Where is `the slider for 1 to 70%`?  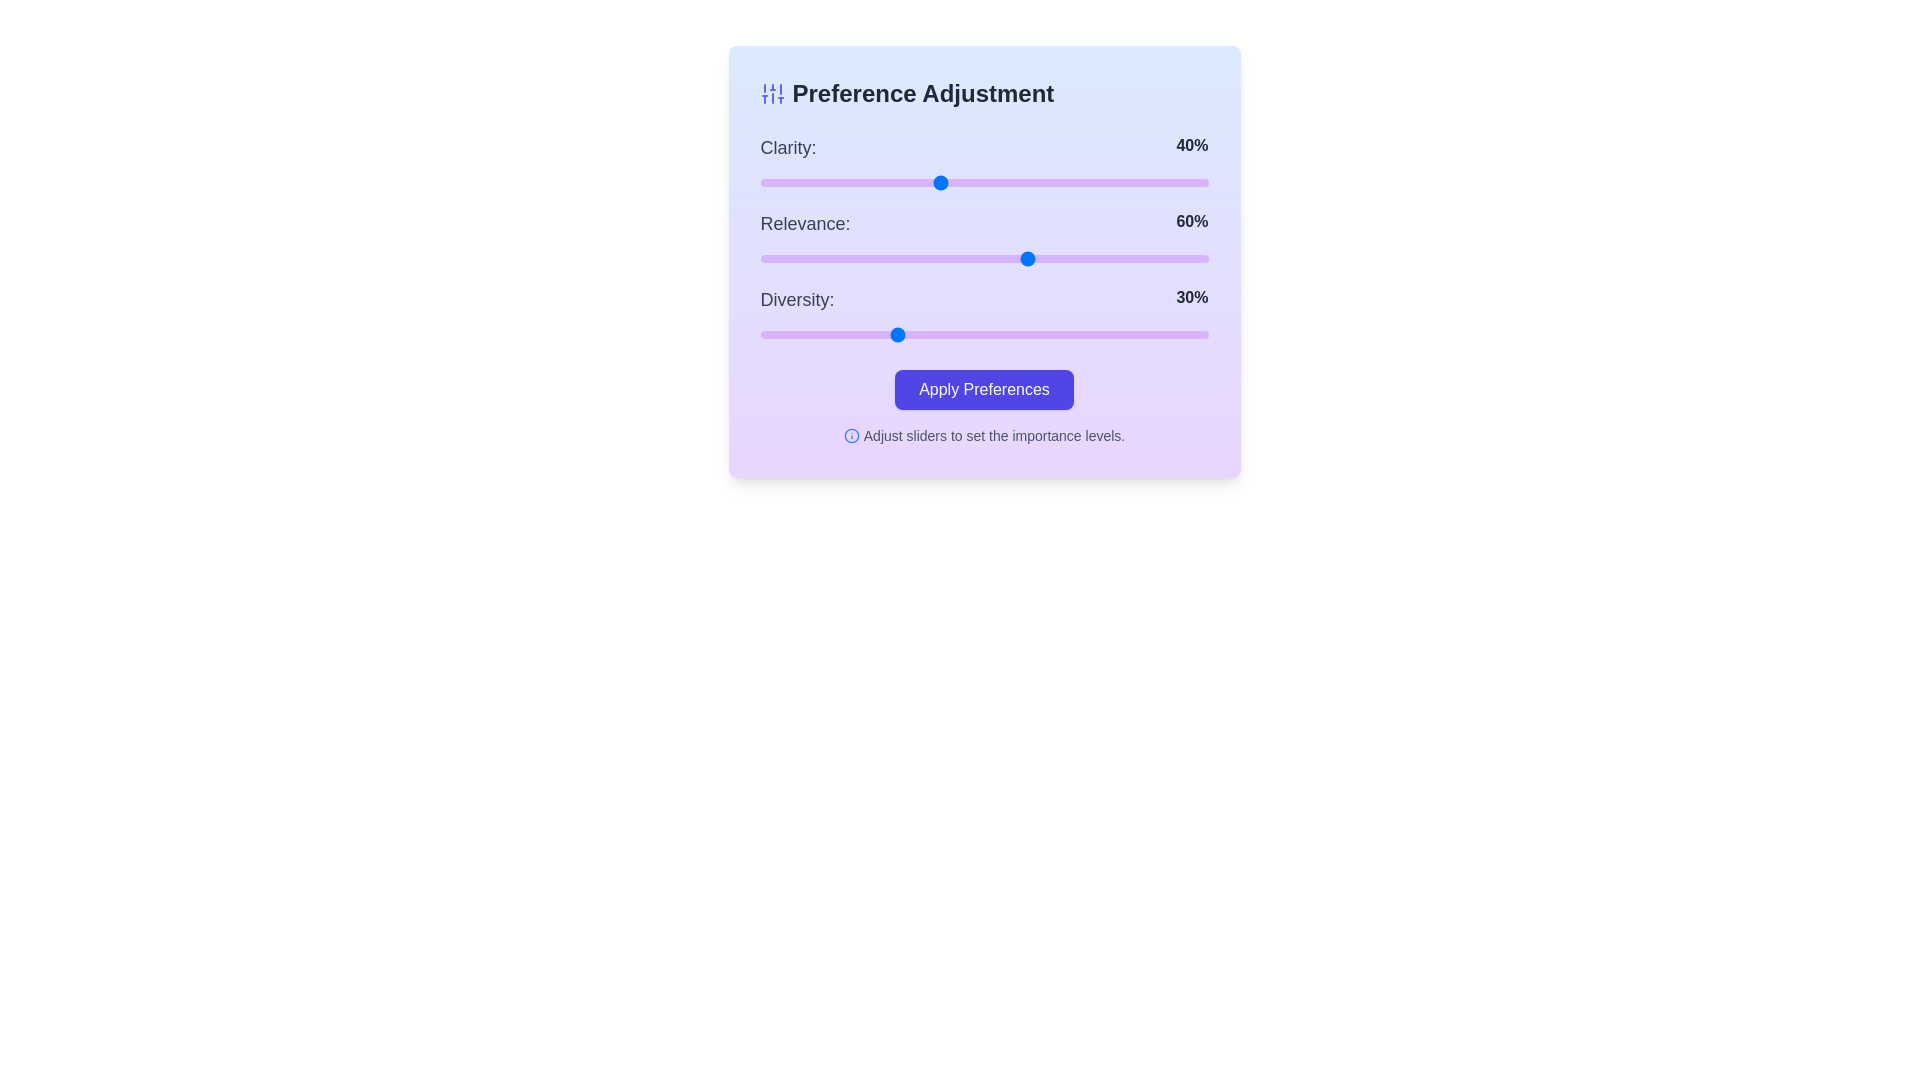 the slider for 1 to 70% is located at coordinates (1073, 257).